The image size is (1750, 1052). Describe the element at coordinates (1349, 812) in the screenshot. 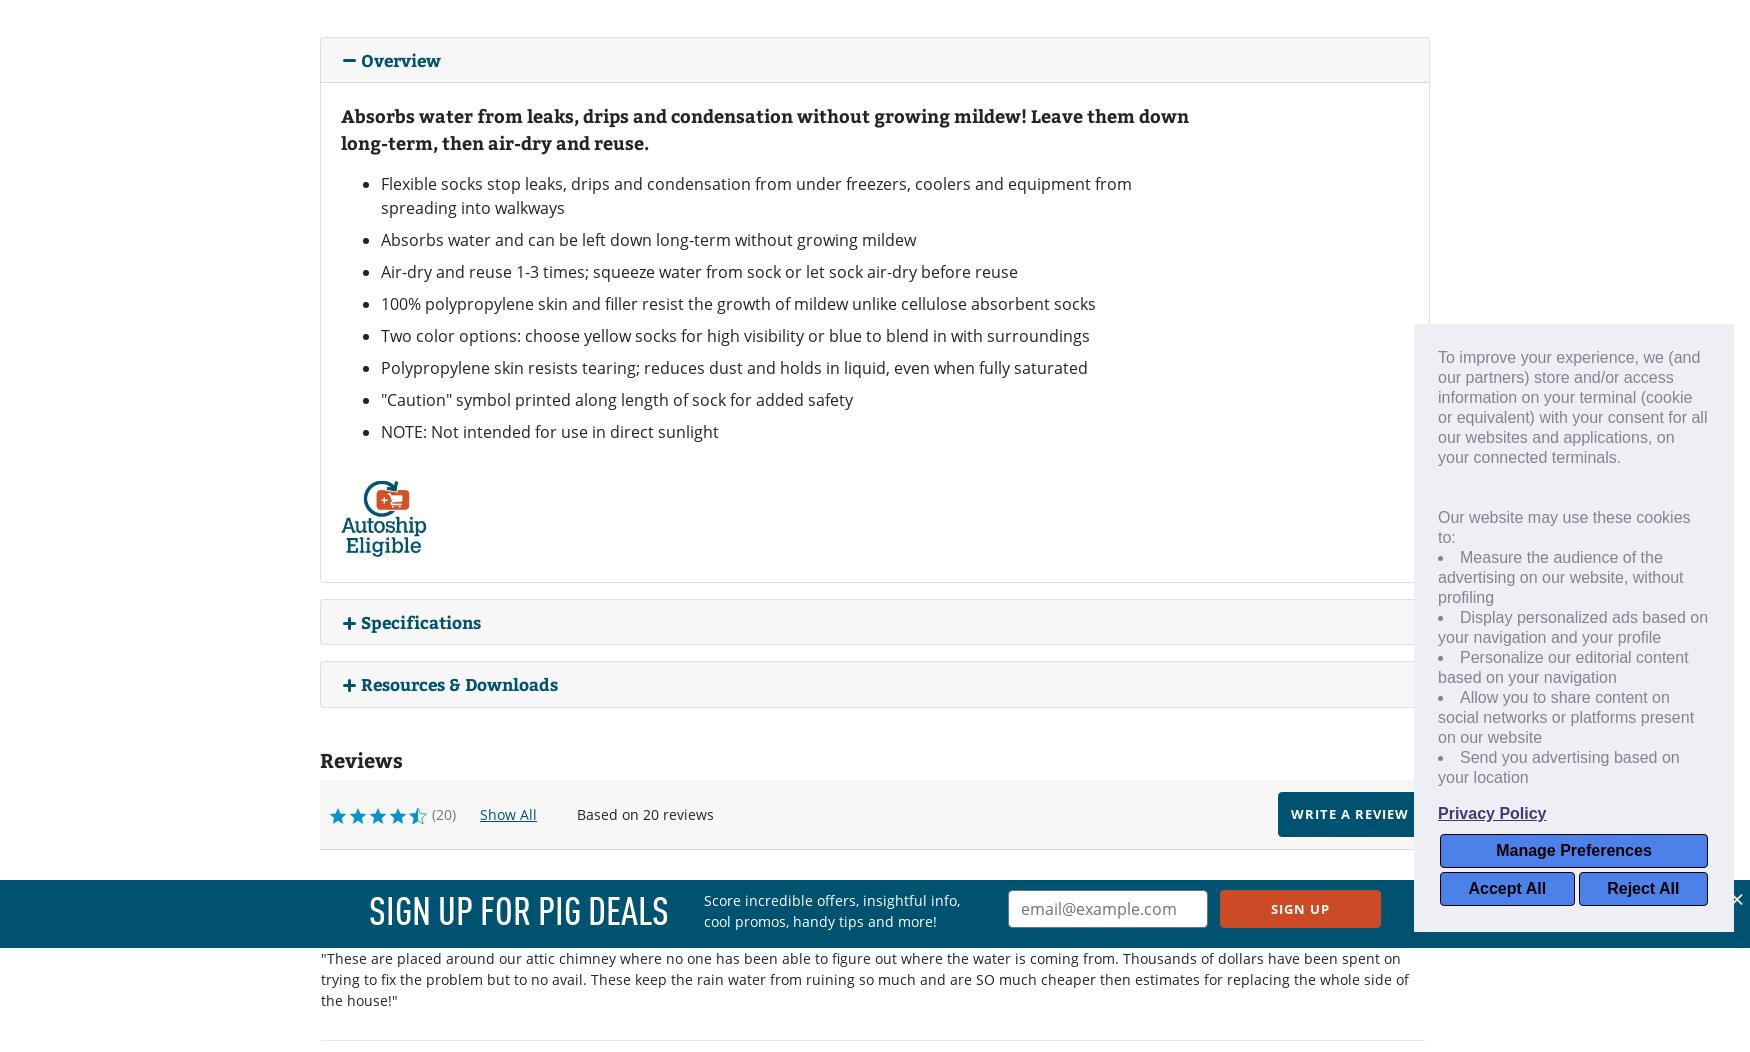

I see `'Write a Review'` at that location.